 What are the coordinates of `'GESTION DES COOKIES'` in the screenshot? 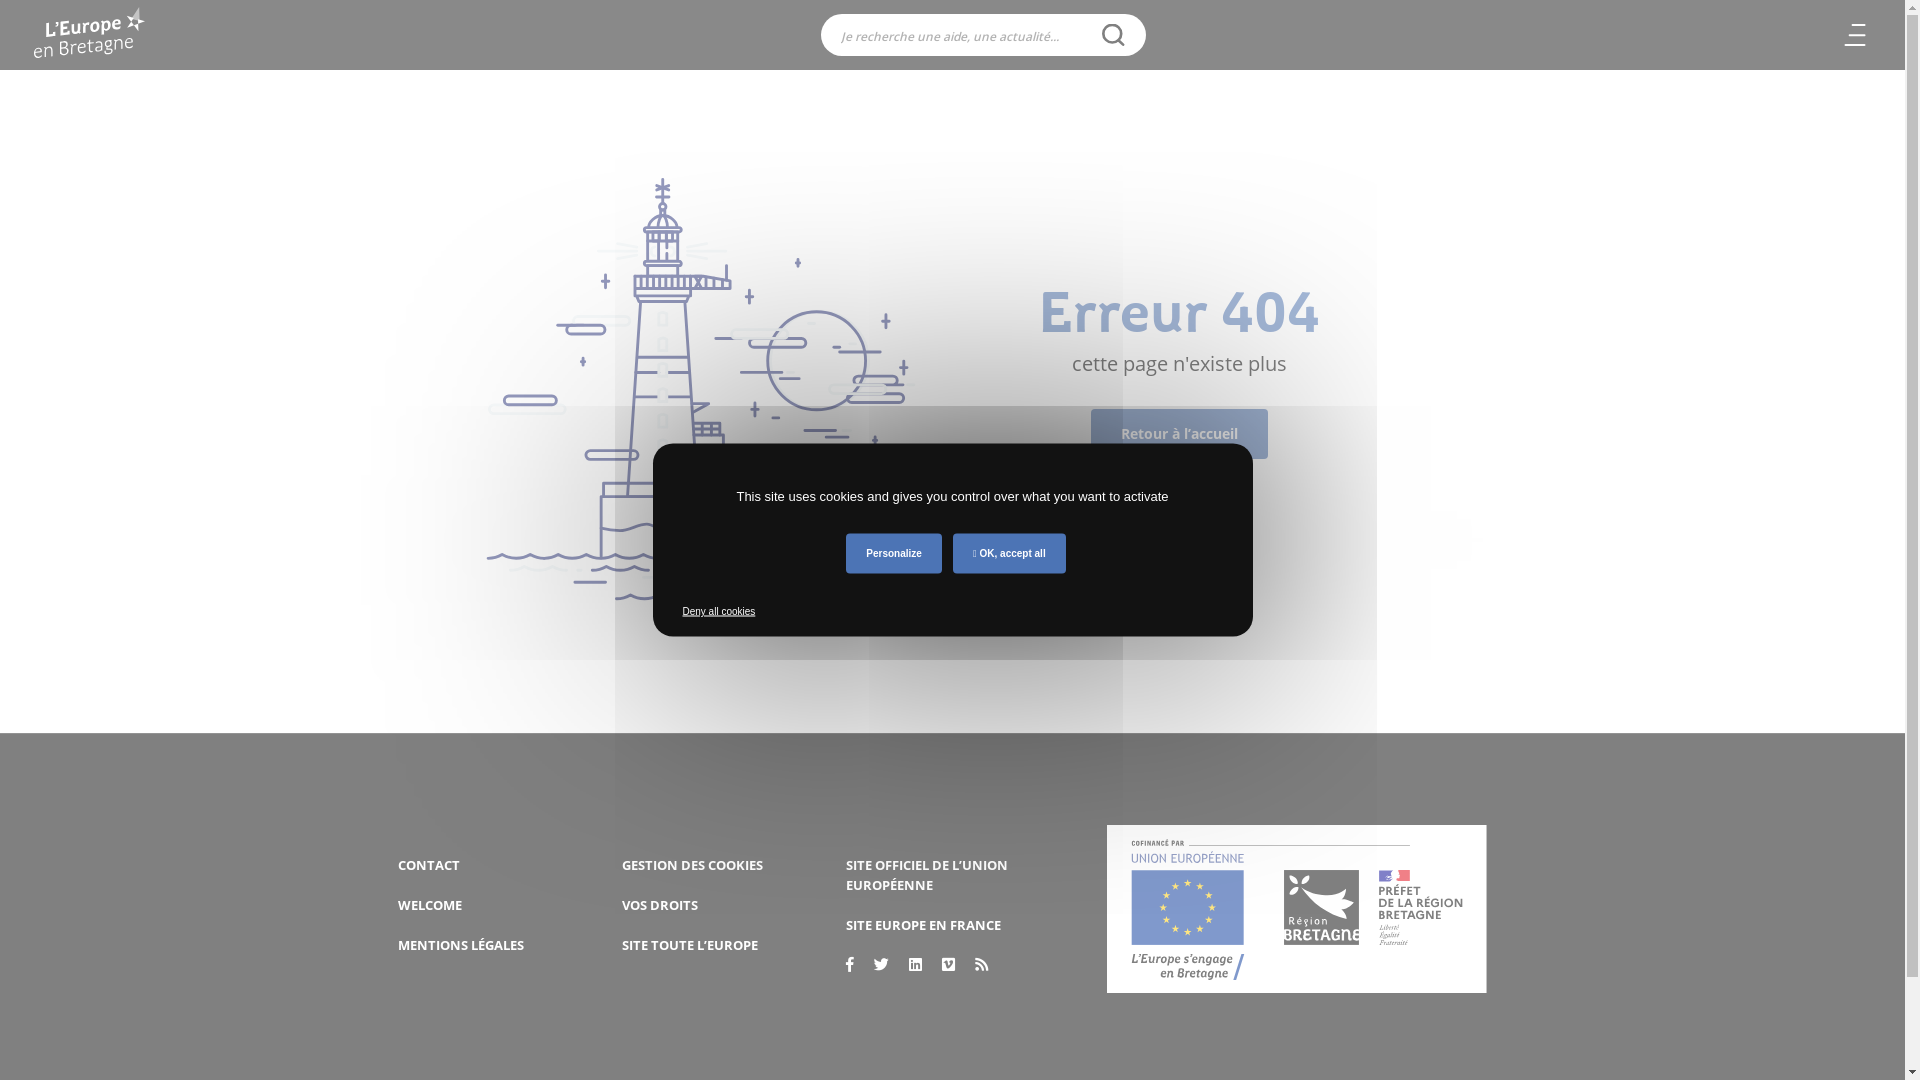 It's located at (621, 863).